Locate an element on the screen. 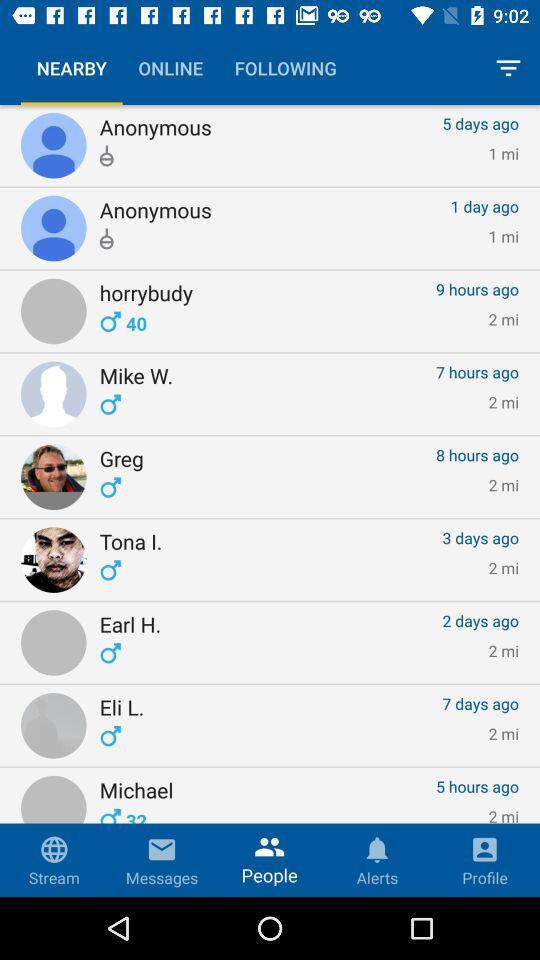 The image size is (540, 960). profile is located at coordinates (483, 859).